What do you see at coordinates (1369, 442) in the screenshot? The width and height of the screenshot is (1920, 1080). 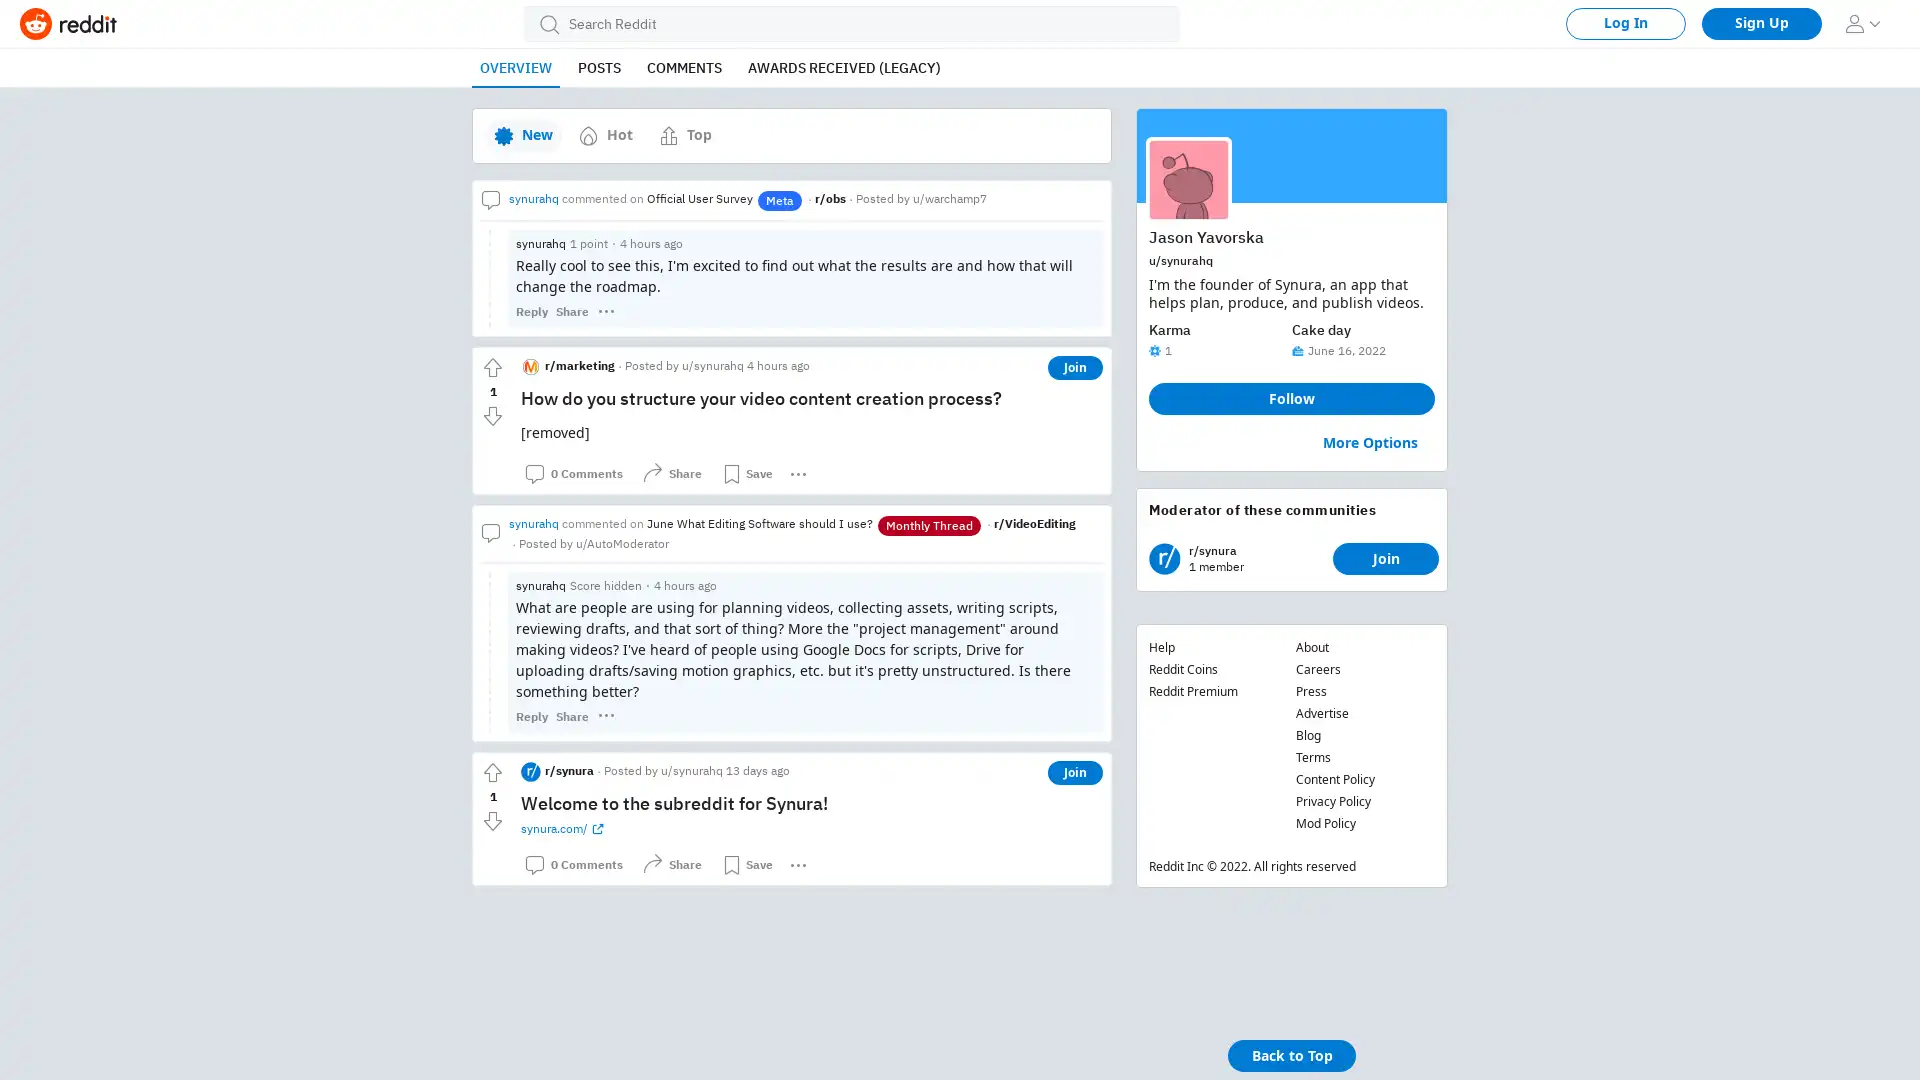 I see `More Options` at bounding box center [1369, 442].